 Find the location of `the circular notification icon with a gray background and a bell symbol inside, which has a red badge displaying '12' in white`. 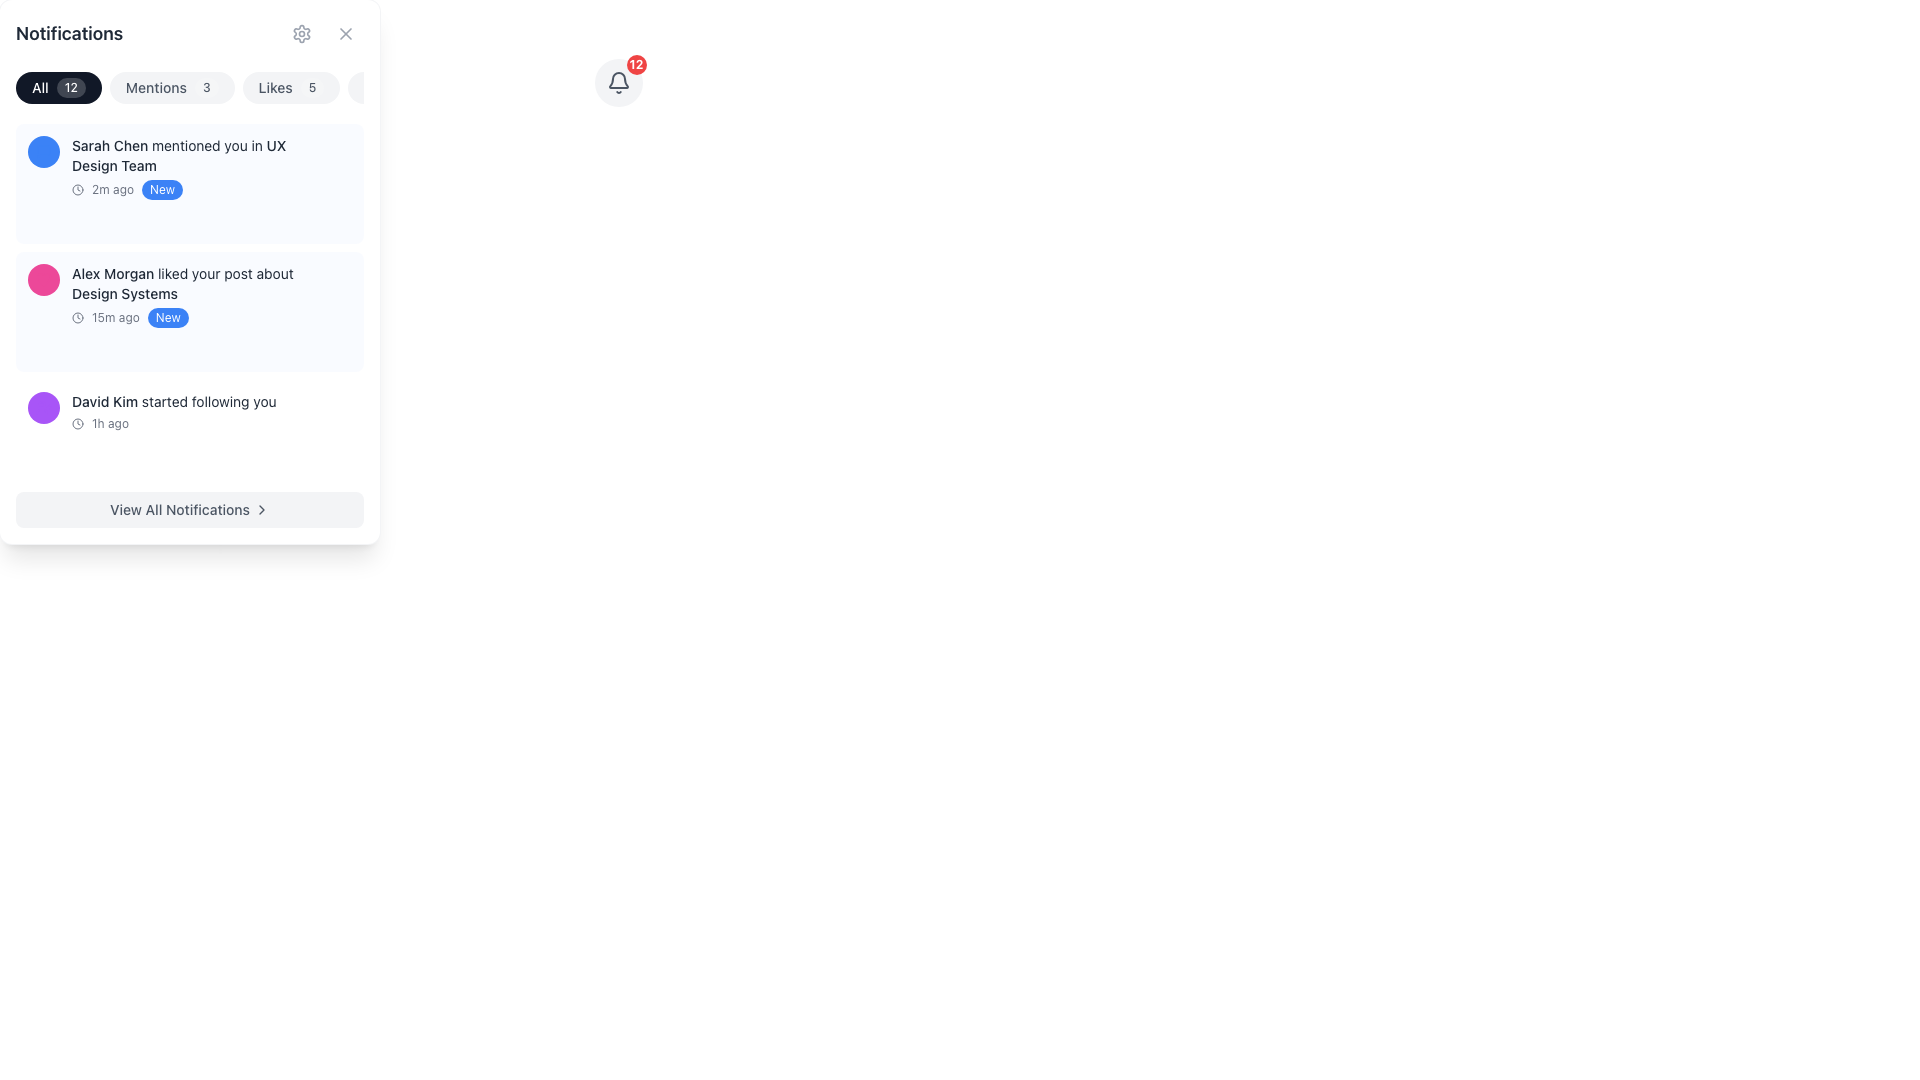

the circular notification icon with a gray background and a bell symbol inside, which has a red badge displaying '12' in white is located at coordinates (617, 82).